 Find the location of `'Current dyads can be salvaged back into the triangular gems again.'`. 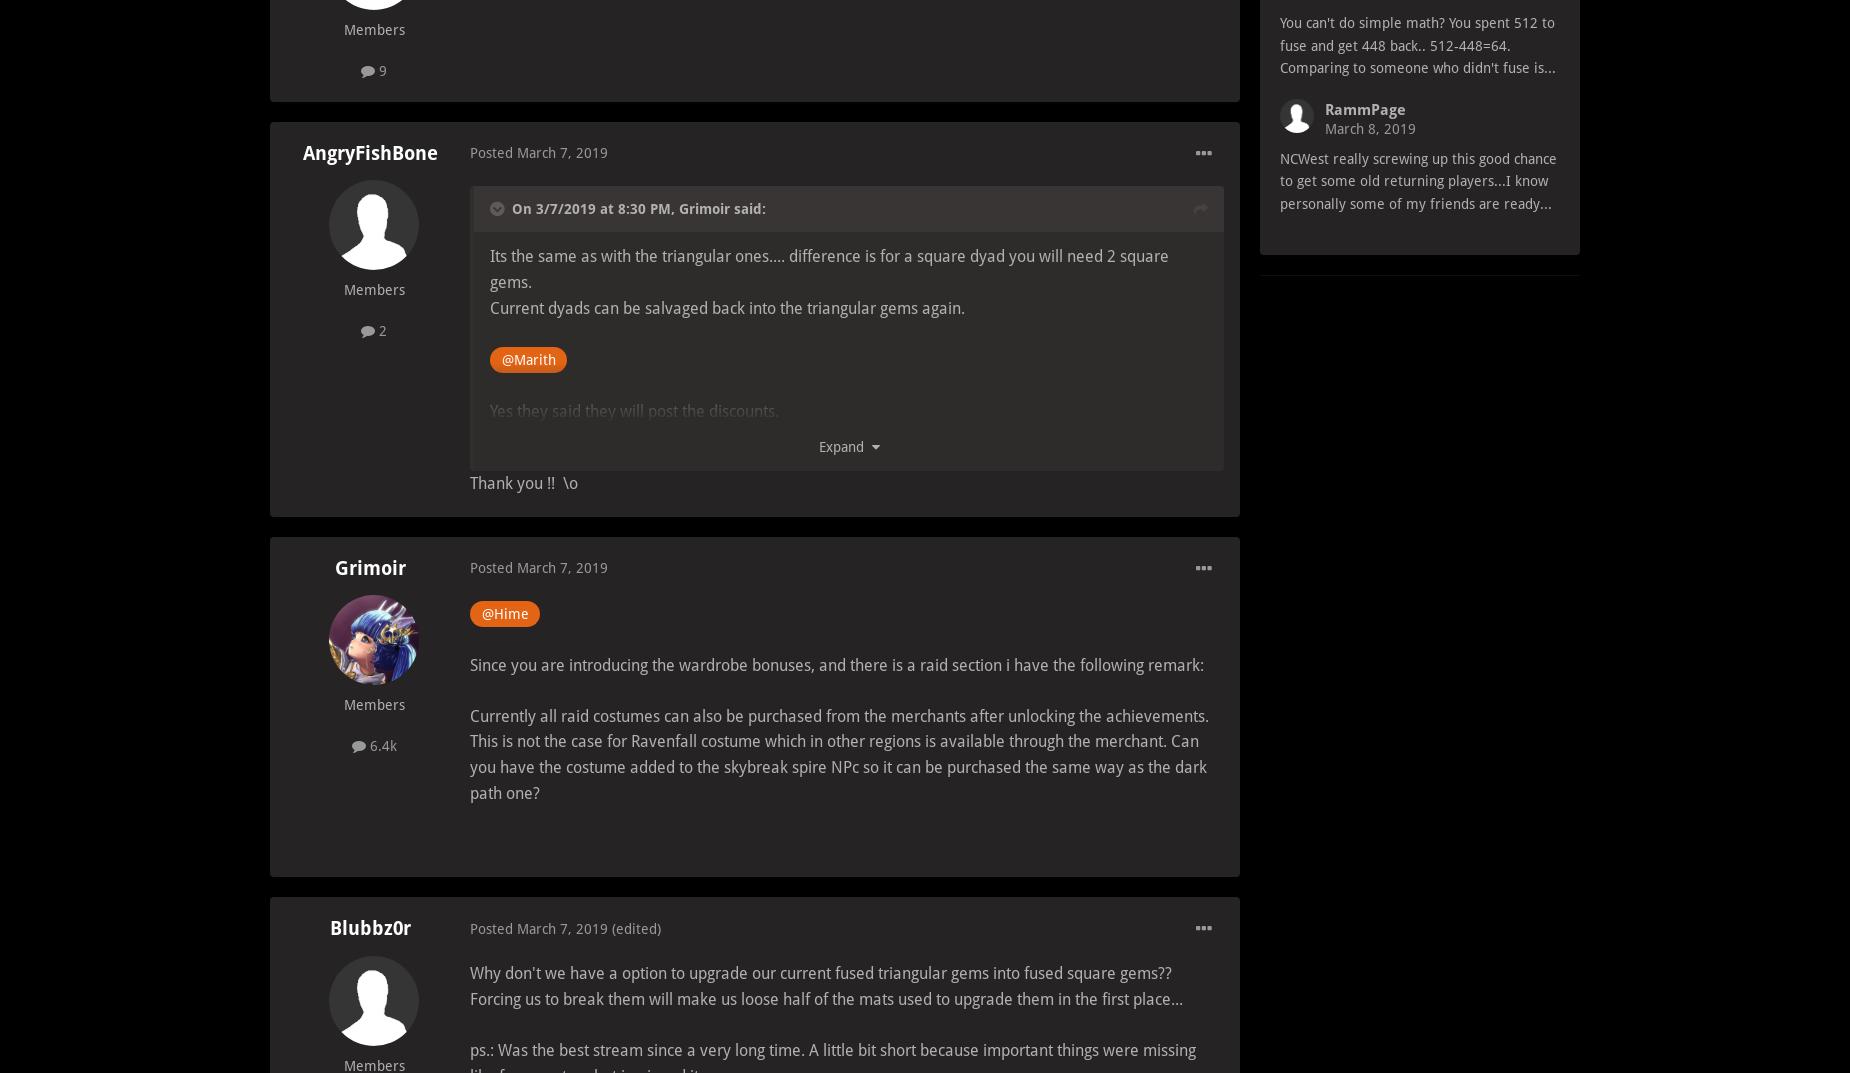

'Current dyads can be salvaged back into the triangular gems again.' is located at coordinates (727, 307).